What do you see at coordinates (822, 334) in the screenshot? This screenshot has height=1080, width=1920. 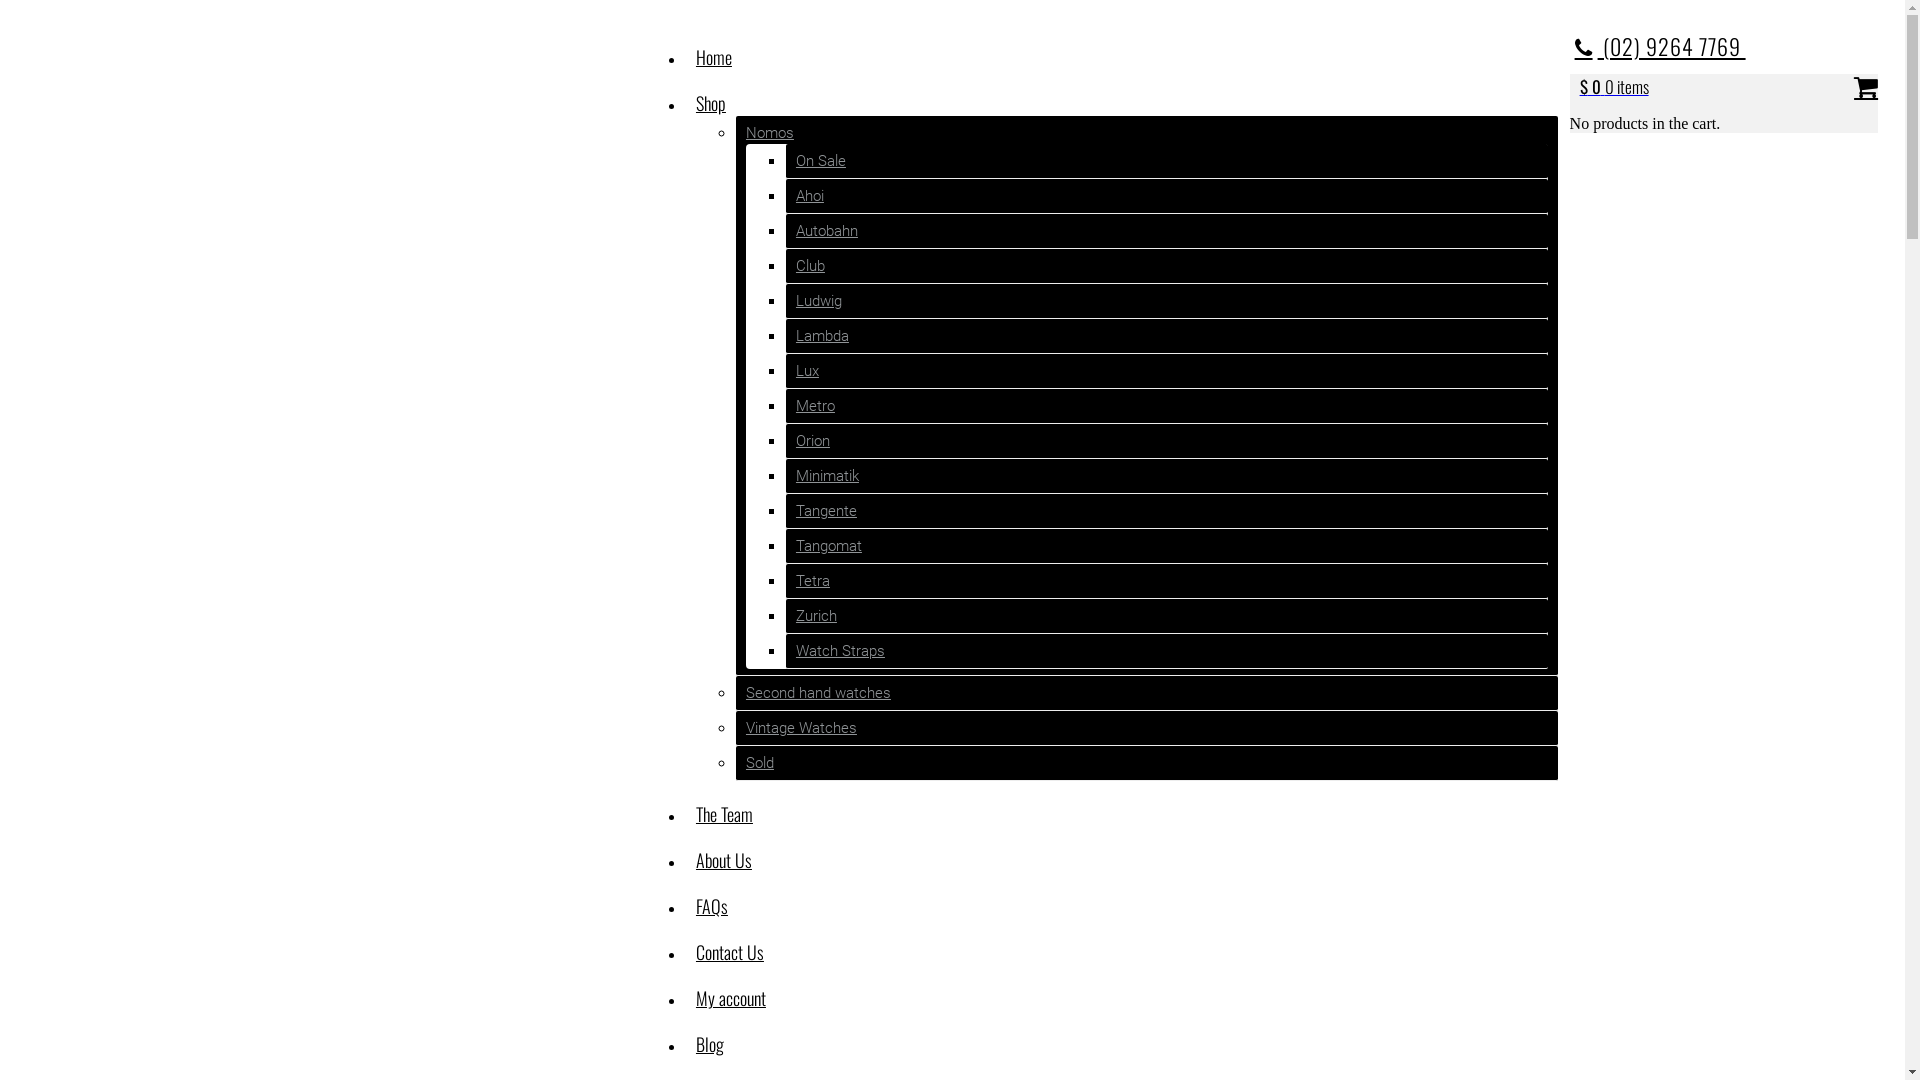 I see `'Lambda'` at bounding box center [822, 334].